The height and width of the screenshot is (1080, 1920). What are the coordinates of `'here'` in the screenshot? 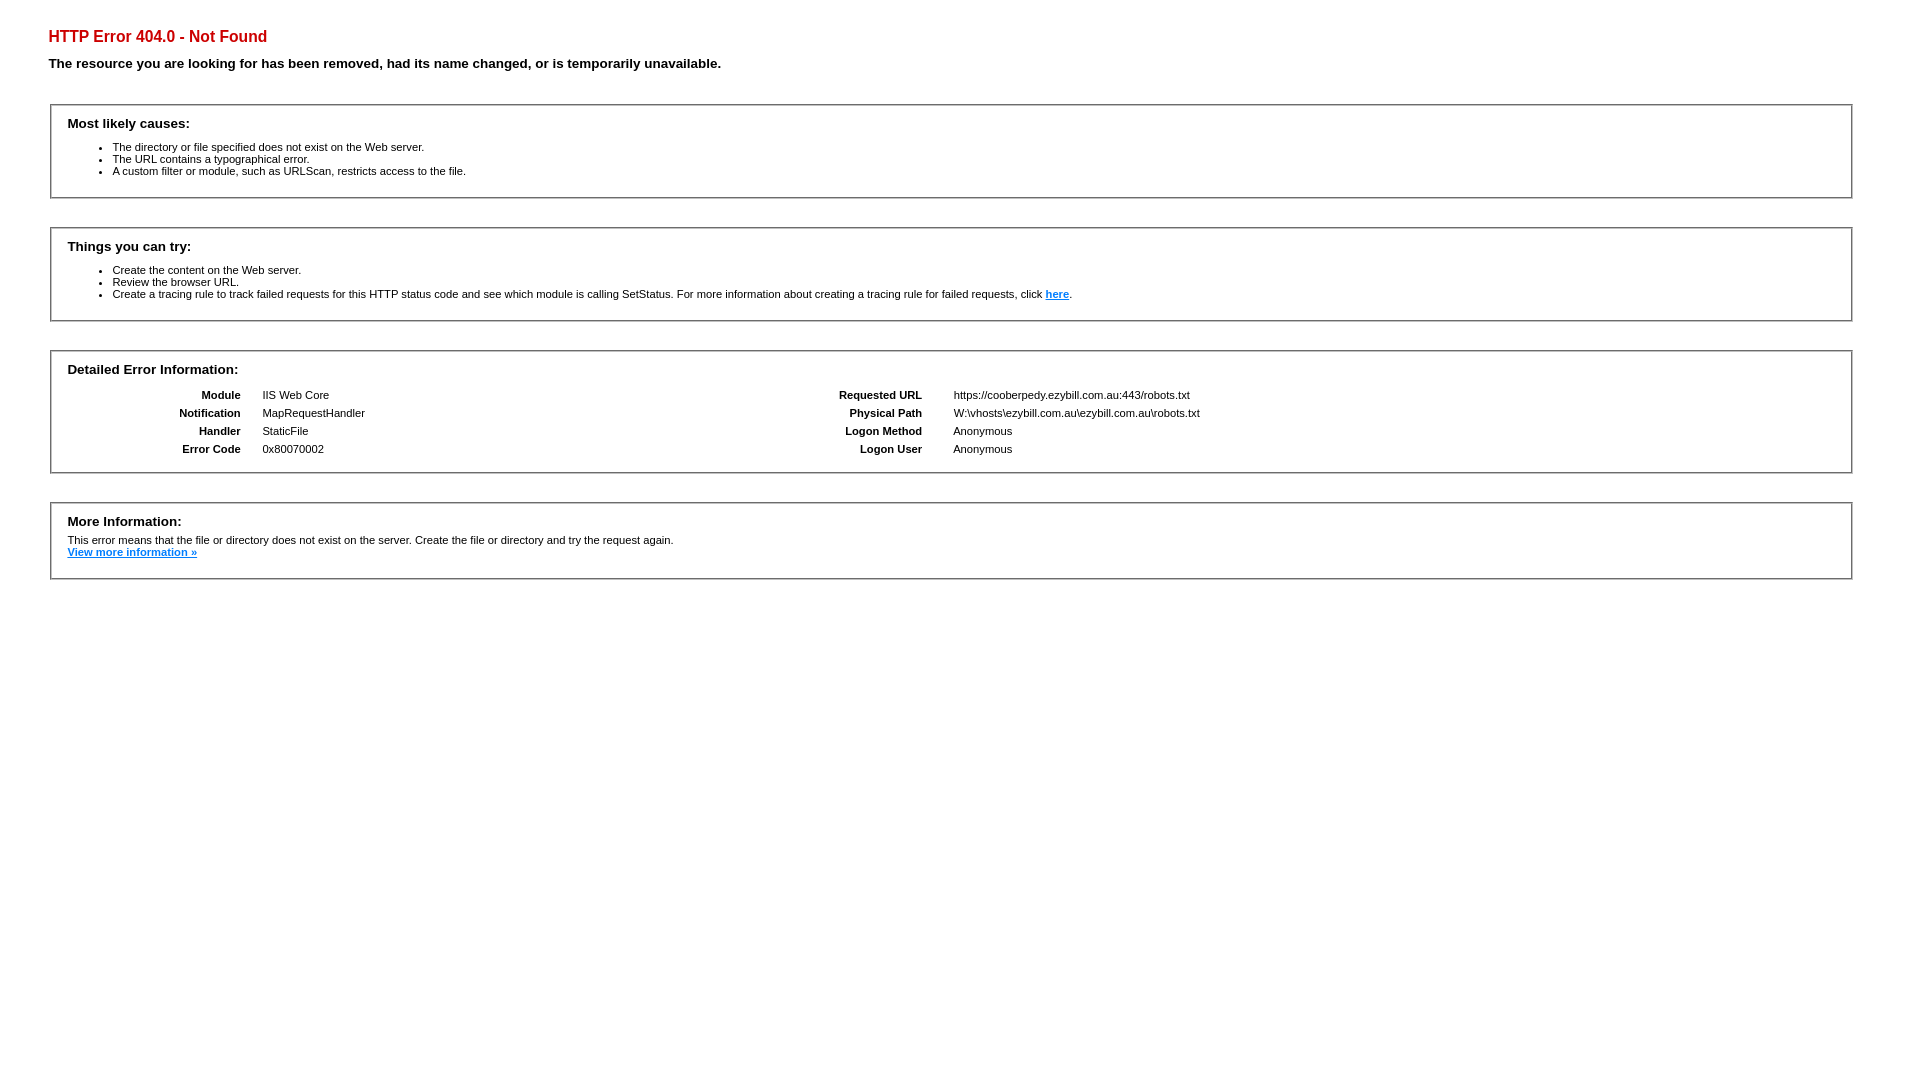 It's located at (1056, 293).